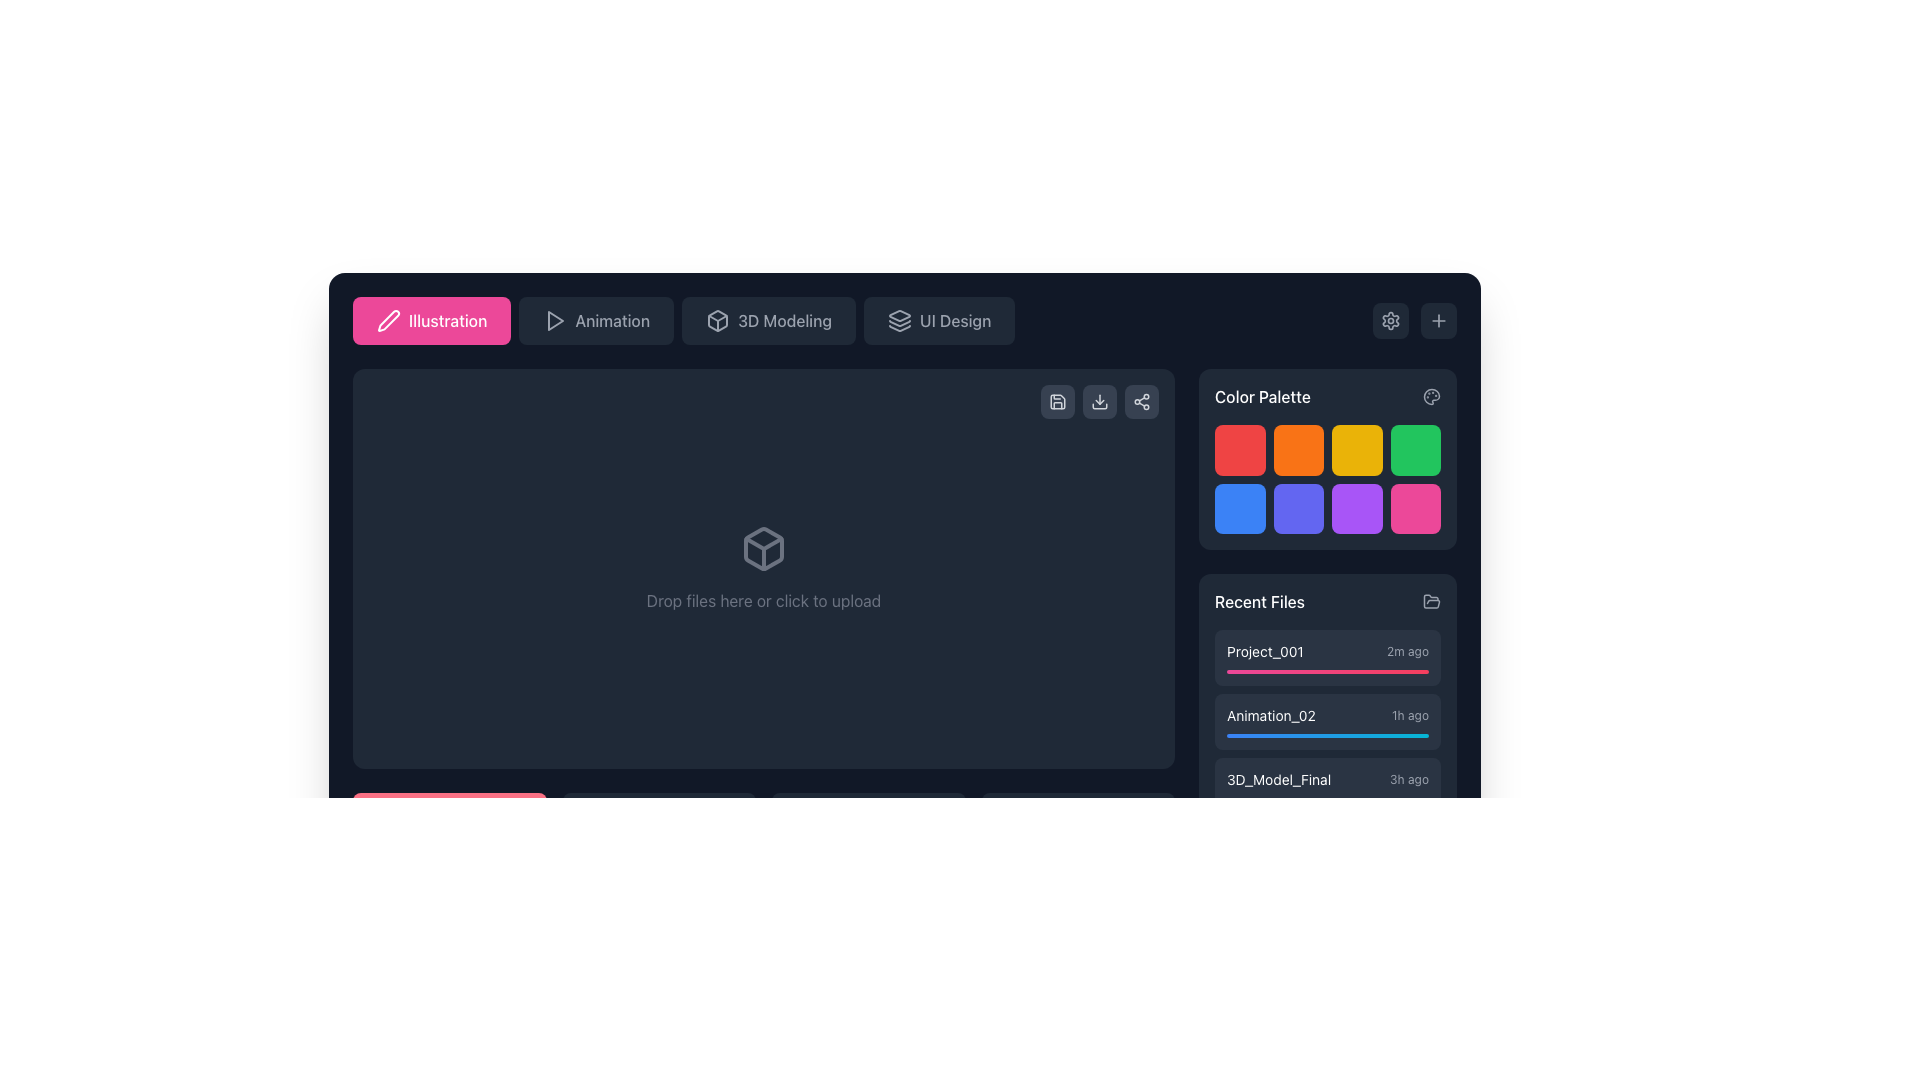 This screenshot has width=1920, height=1080. I want to click on the interactive color selection button located in the bottom row, second block from the left of the 4x2 grid in the 'Color Palette' section, so click(1298, 507).